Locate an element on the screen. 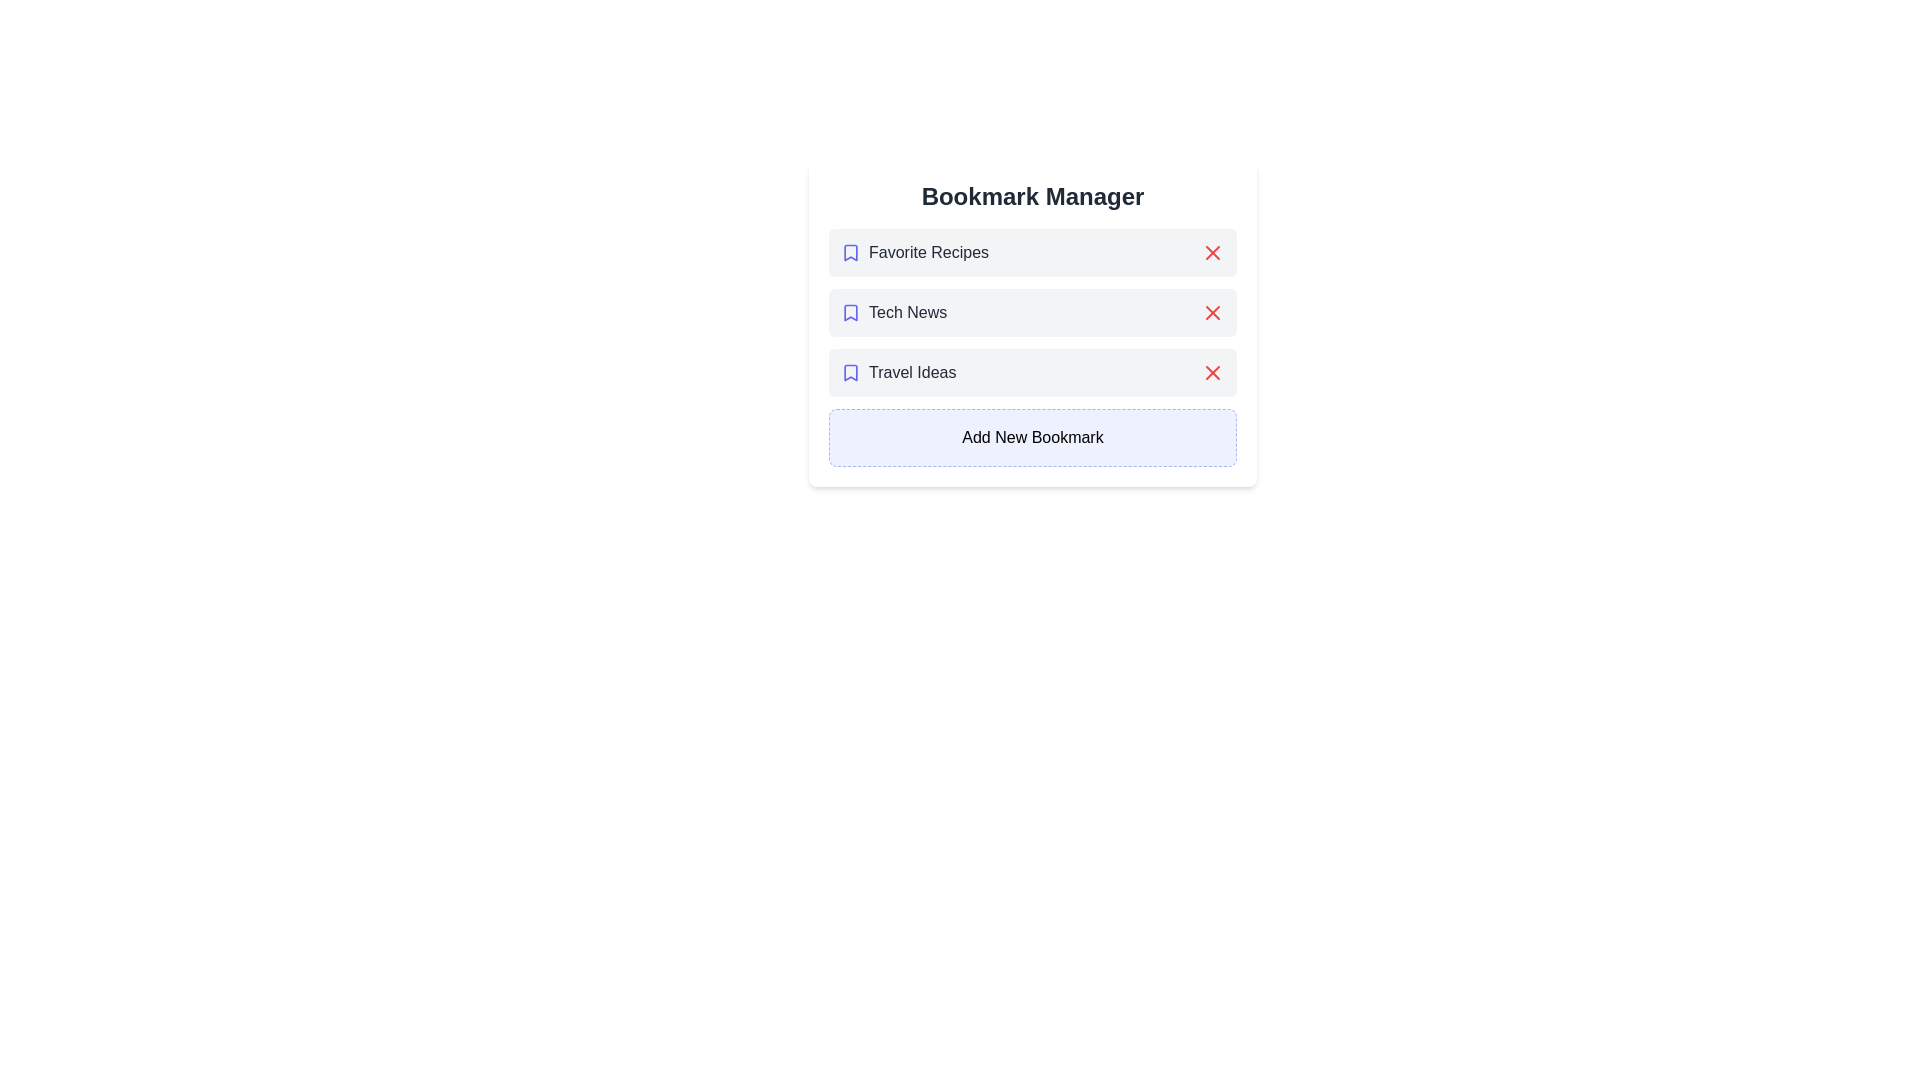  remove button next to the bookmark titled Tech News is located at coordinates (1212, 312).